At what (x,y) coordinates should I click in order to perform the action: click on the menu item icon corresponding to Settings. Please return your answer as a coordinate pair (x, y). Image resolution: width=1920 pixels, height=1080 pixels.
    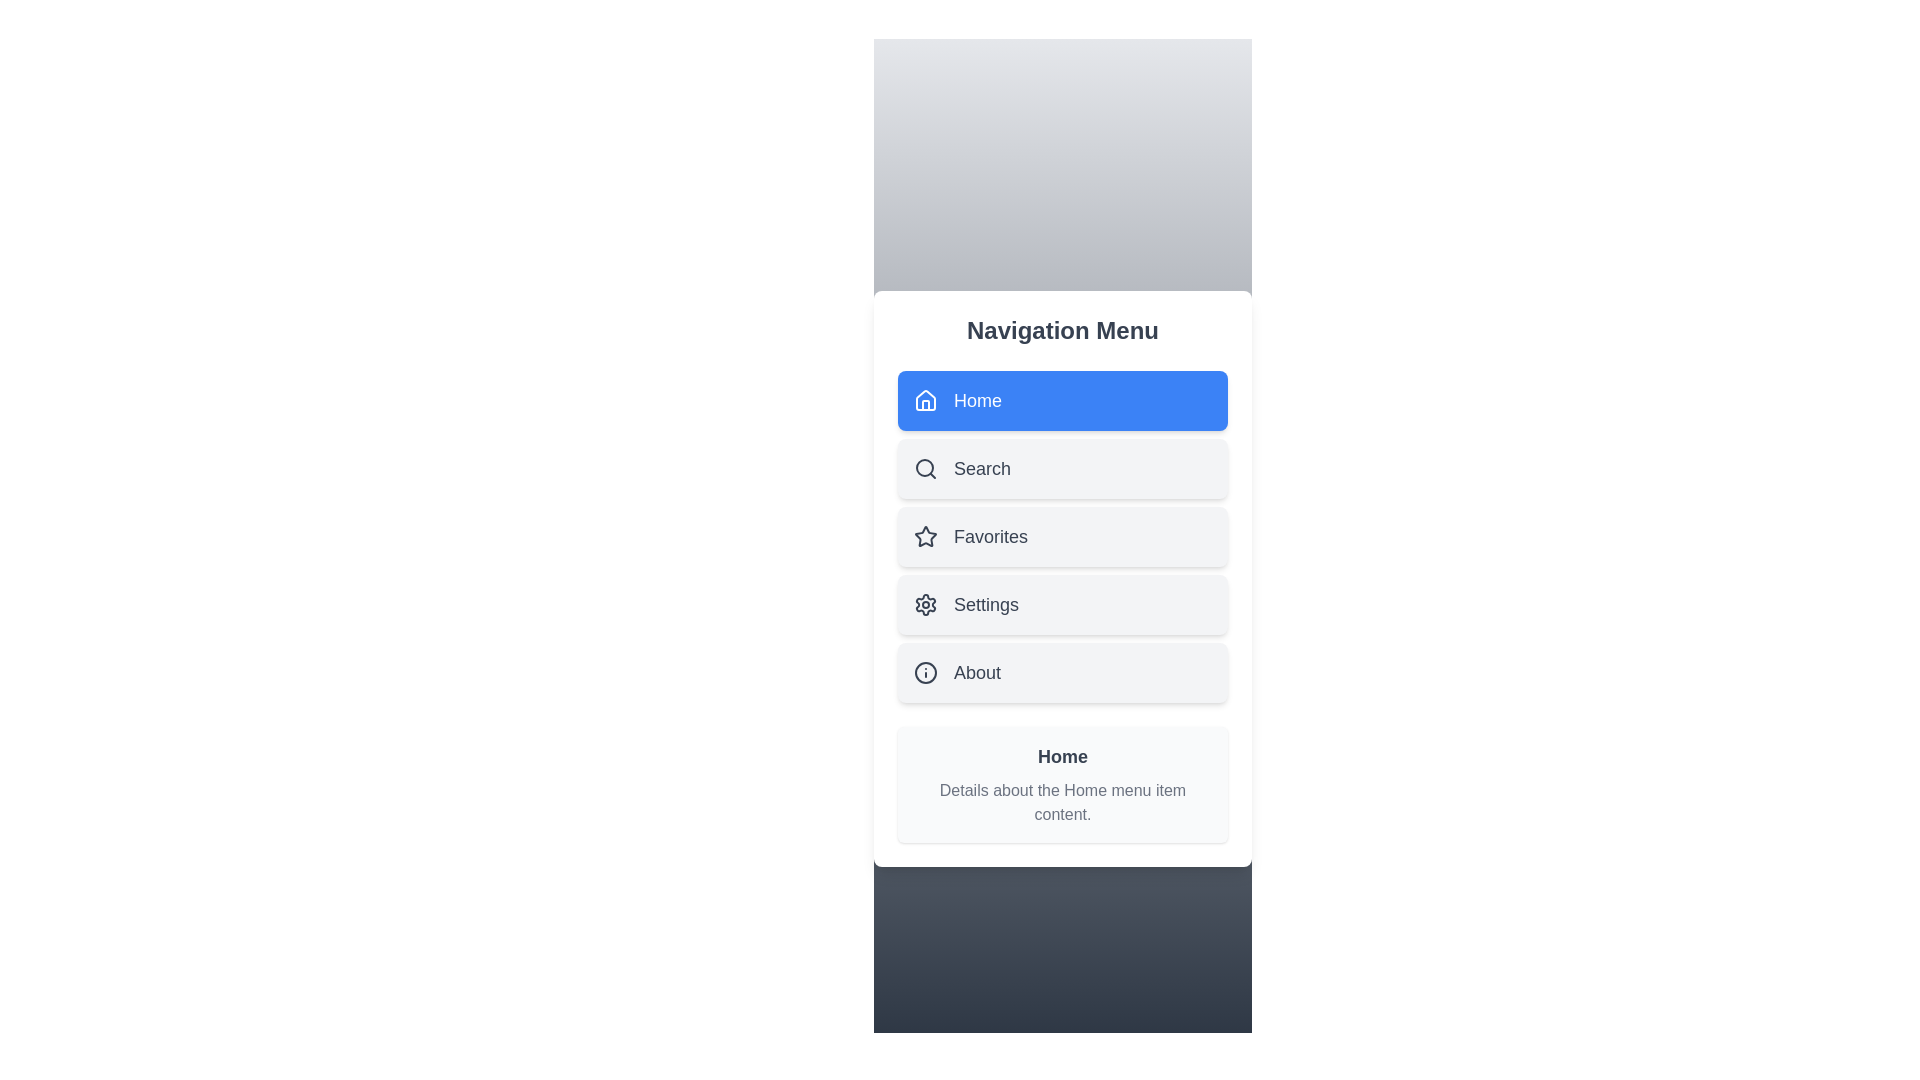
    Looking at the image, I should click on (925, 604).